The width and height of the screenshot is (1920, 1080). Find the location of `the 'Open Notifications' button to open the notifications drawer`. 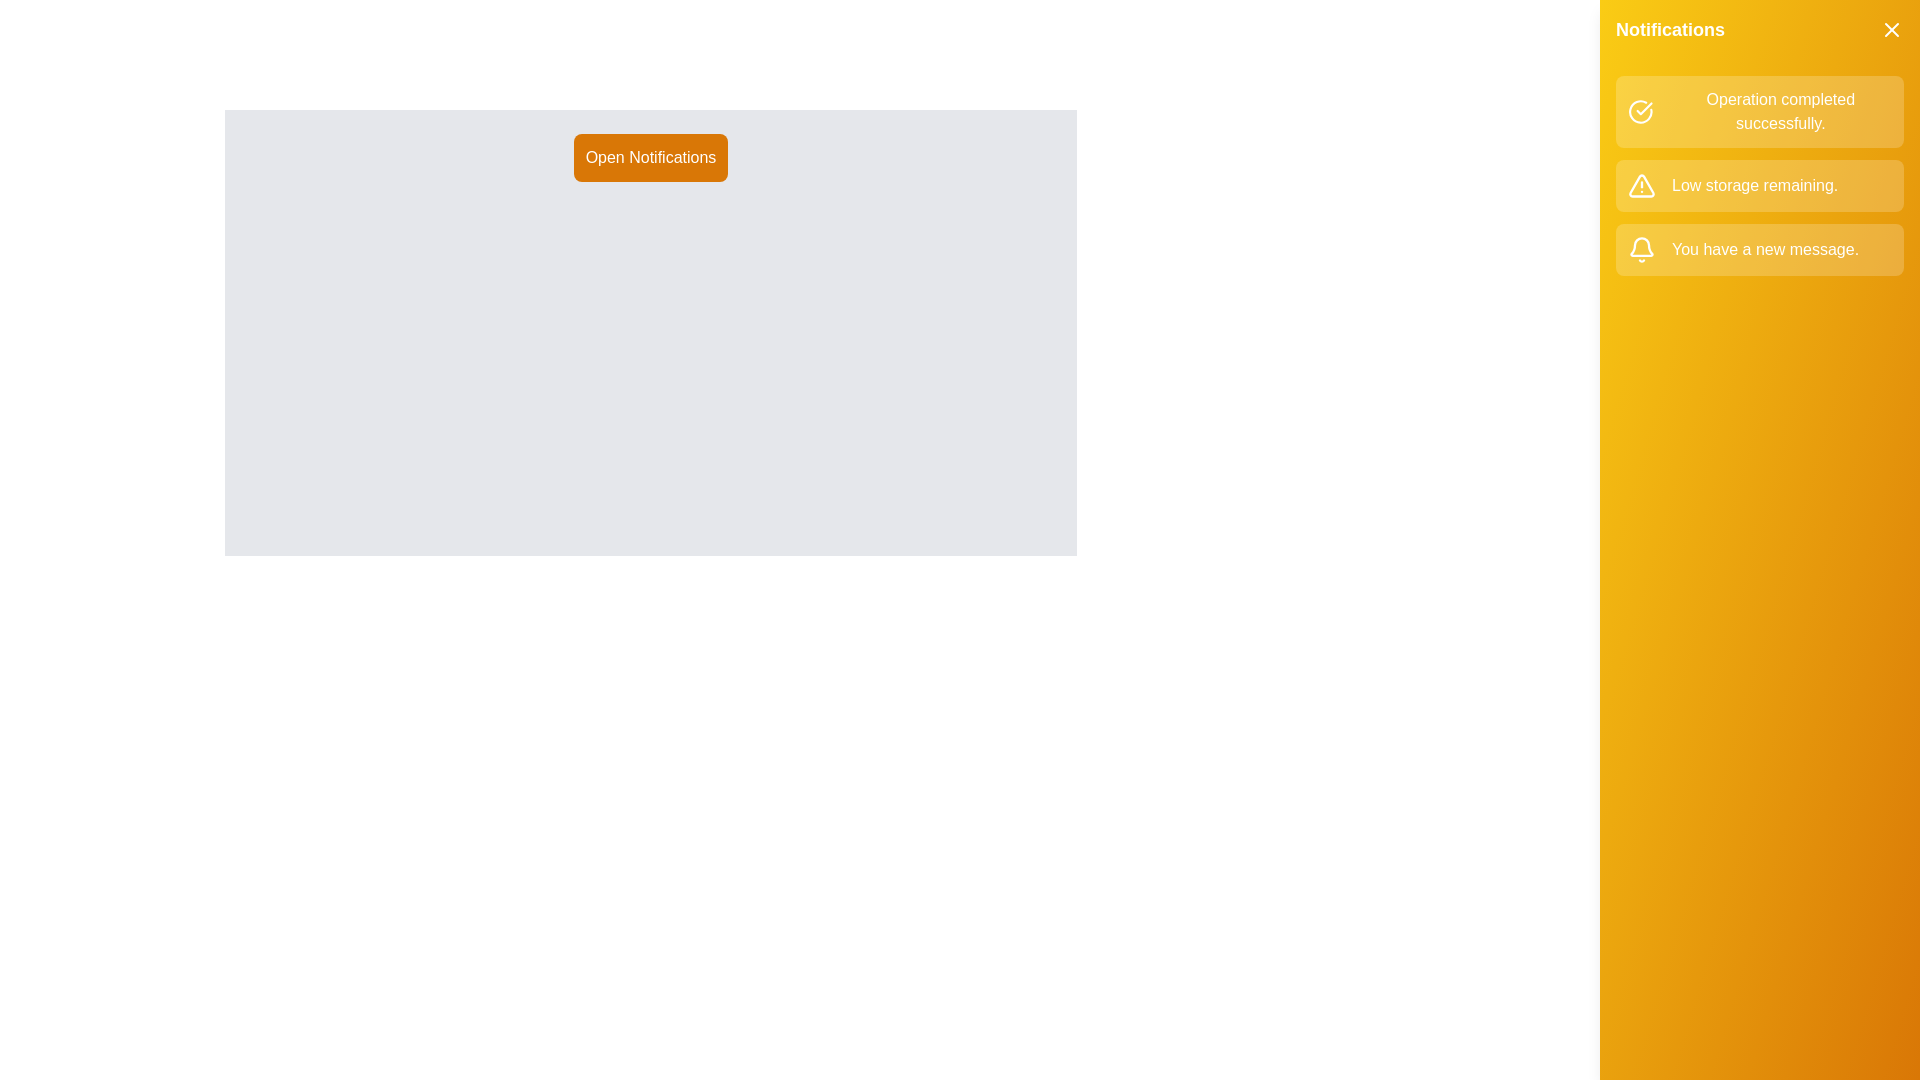

the 'Open Notifications' button to open the notifications drawer is located at coordinates (649, 157).